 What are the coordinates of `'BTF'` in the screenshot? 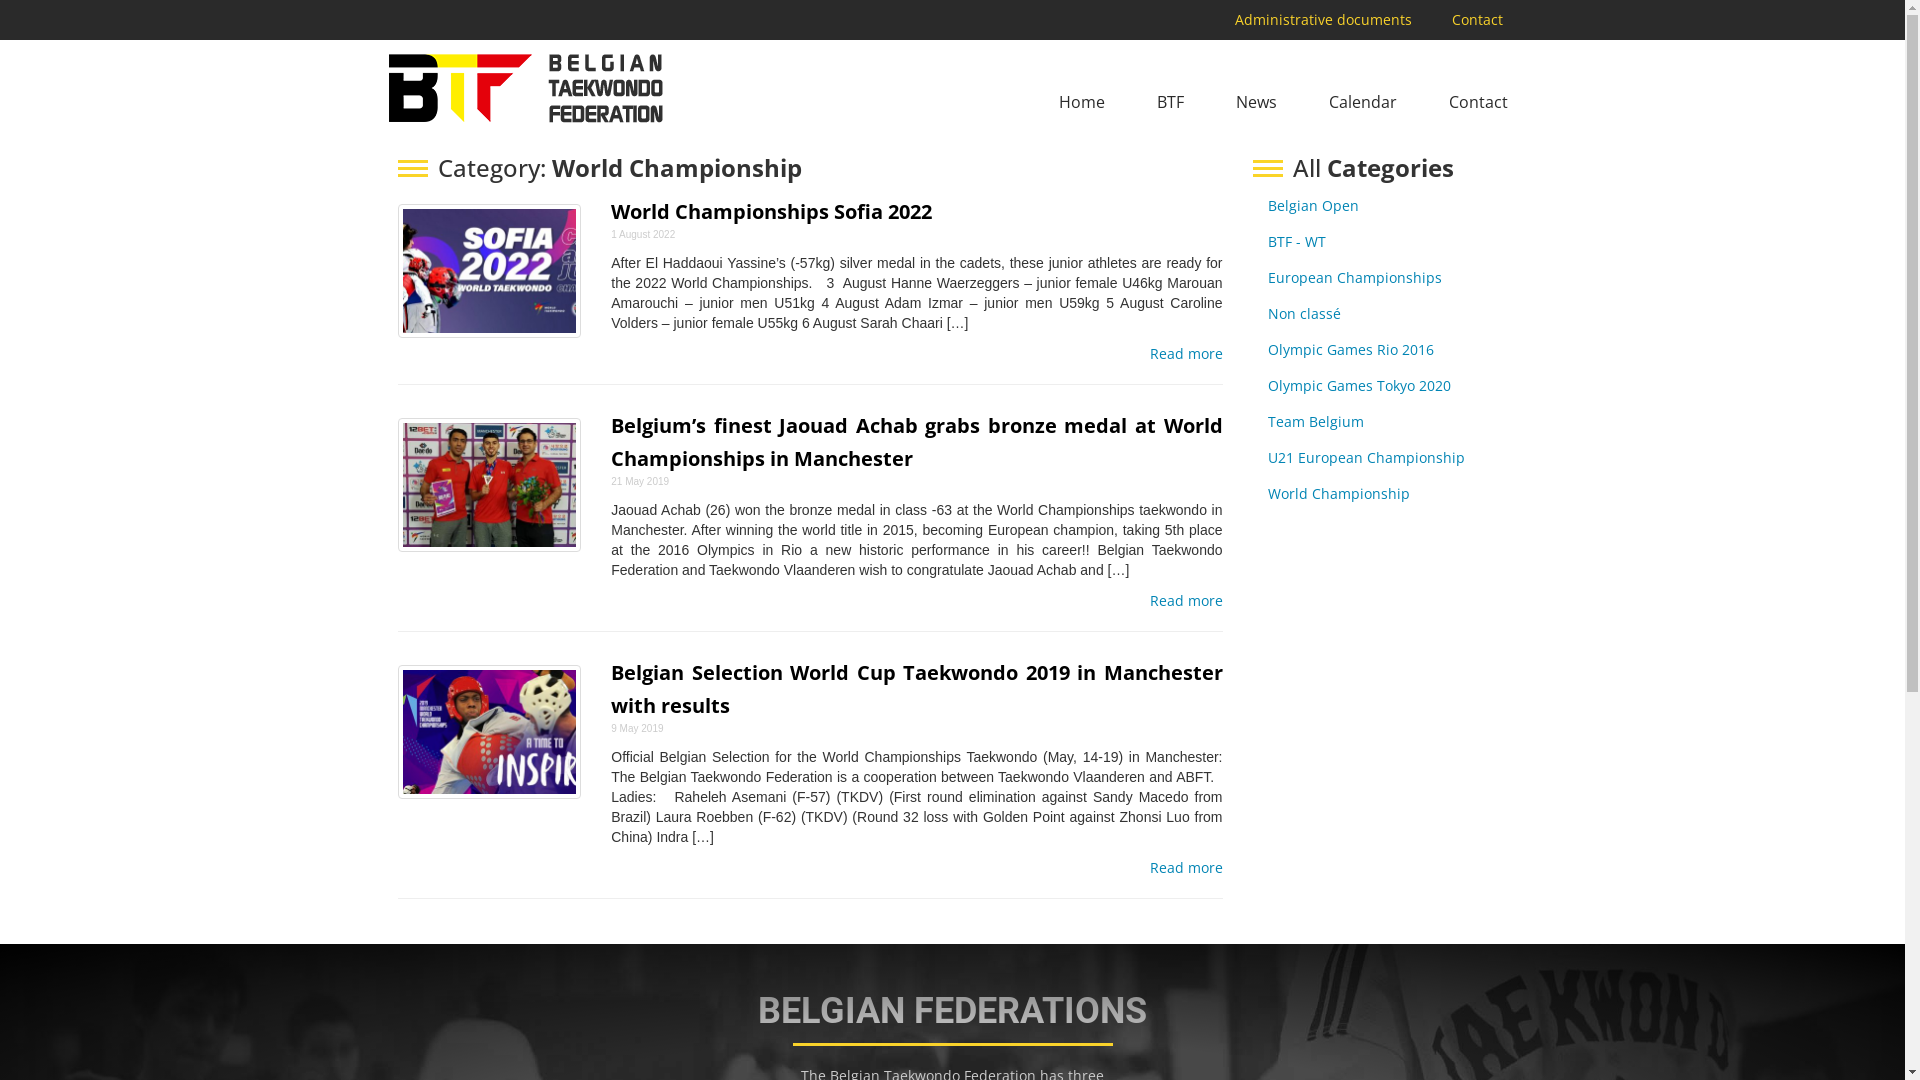 It's located at (1170, 102).